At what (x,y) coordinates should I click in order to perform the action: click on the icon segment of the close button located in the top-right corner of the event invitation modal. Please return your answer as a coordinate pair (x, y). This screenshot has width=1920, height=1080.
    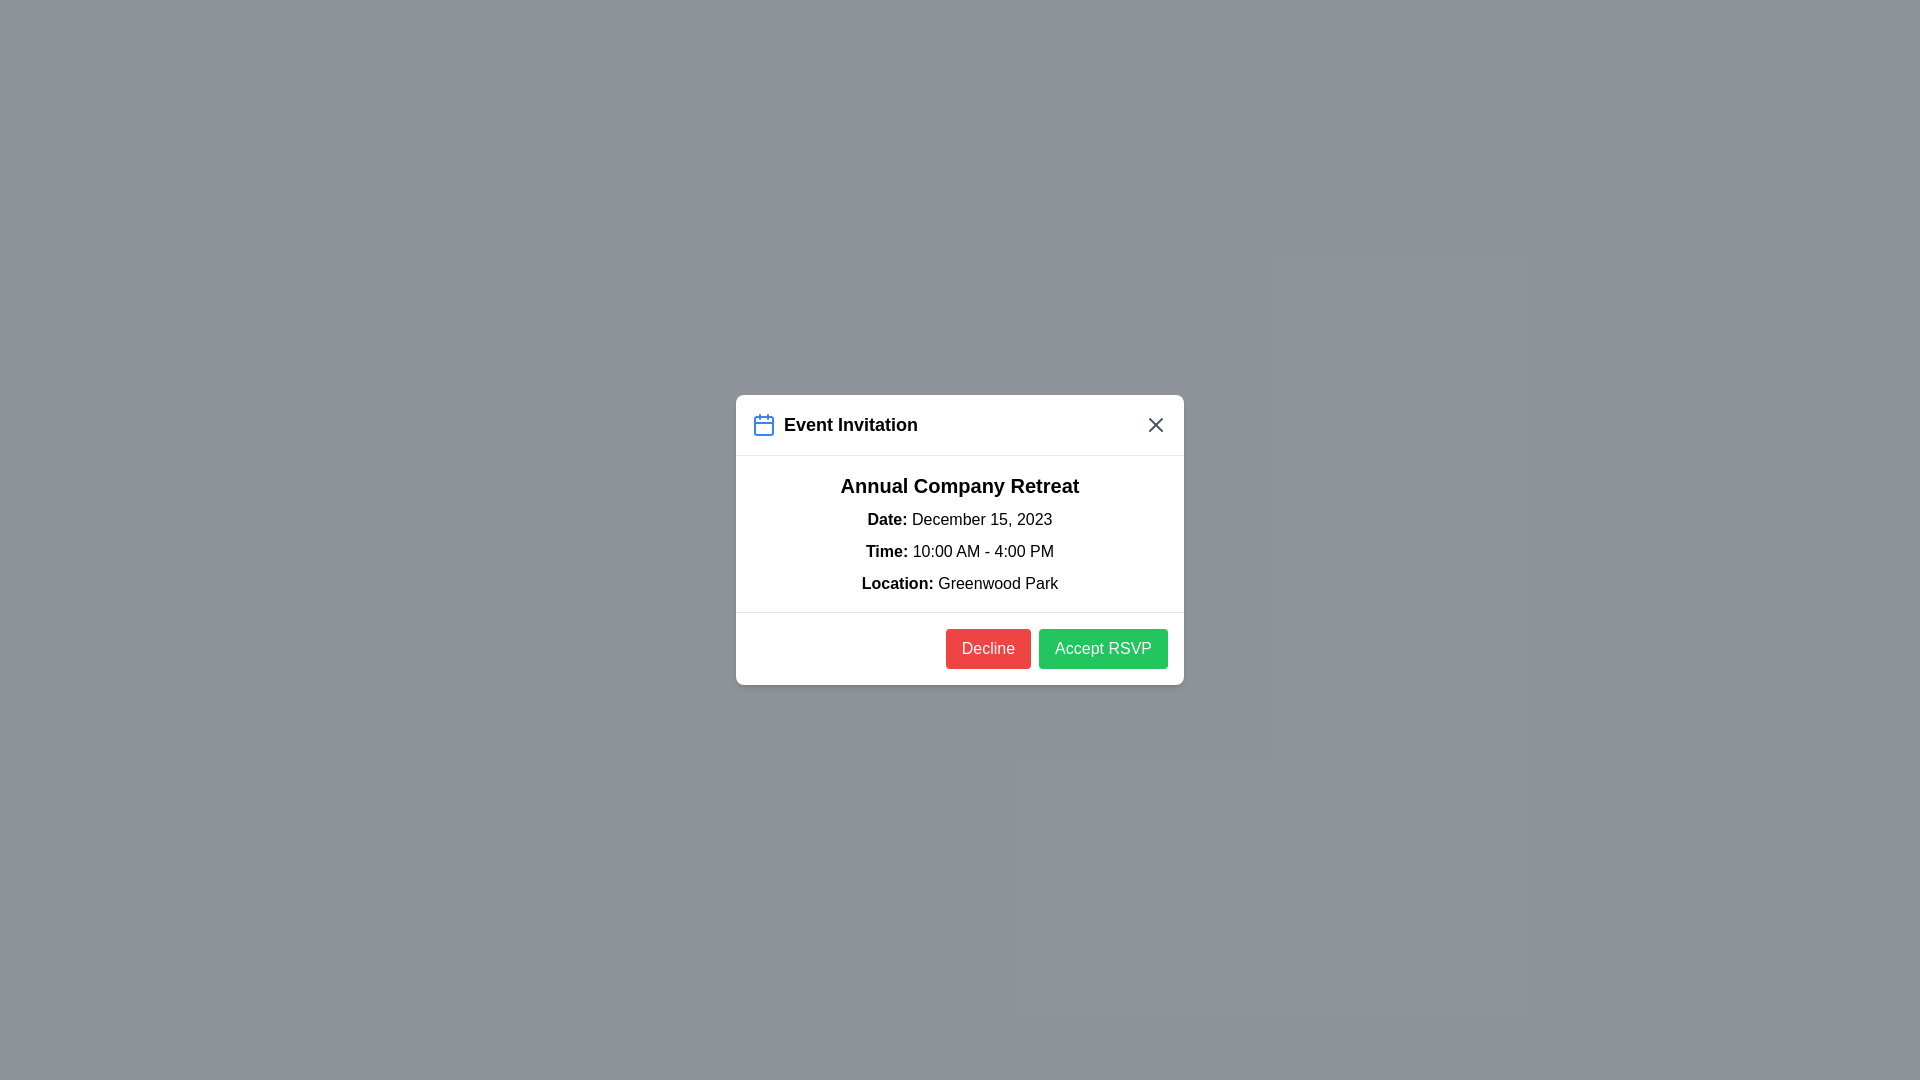
    Looking at the image, I should click on (1156, 423).